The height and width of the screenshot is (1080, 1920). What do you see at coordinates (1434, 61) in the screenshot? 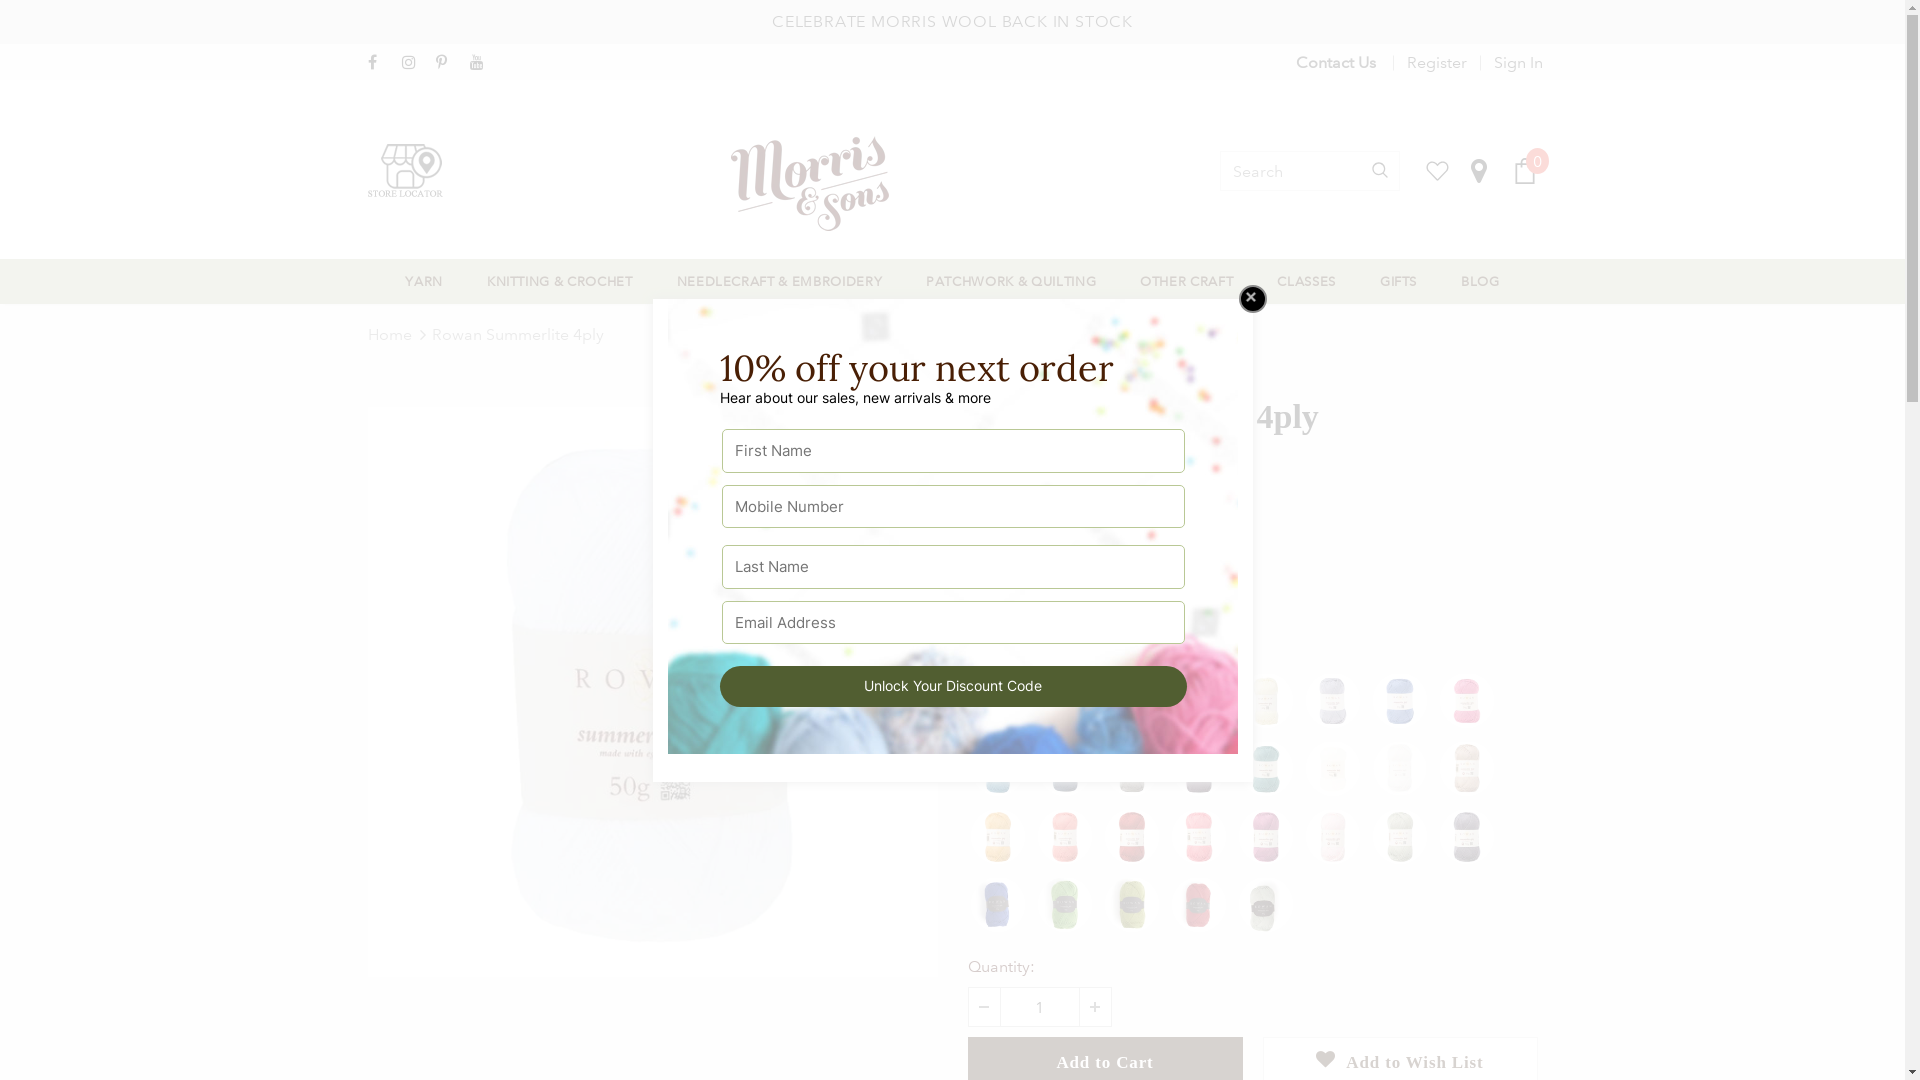
I see `'Register'` at bounding box center [1434, 61].